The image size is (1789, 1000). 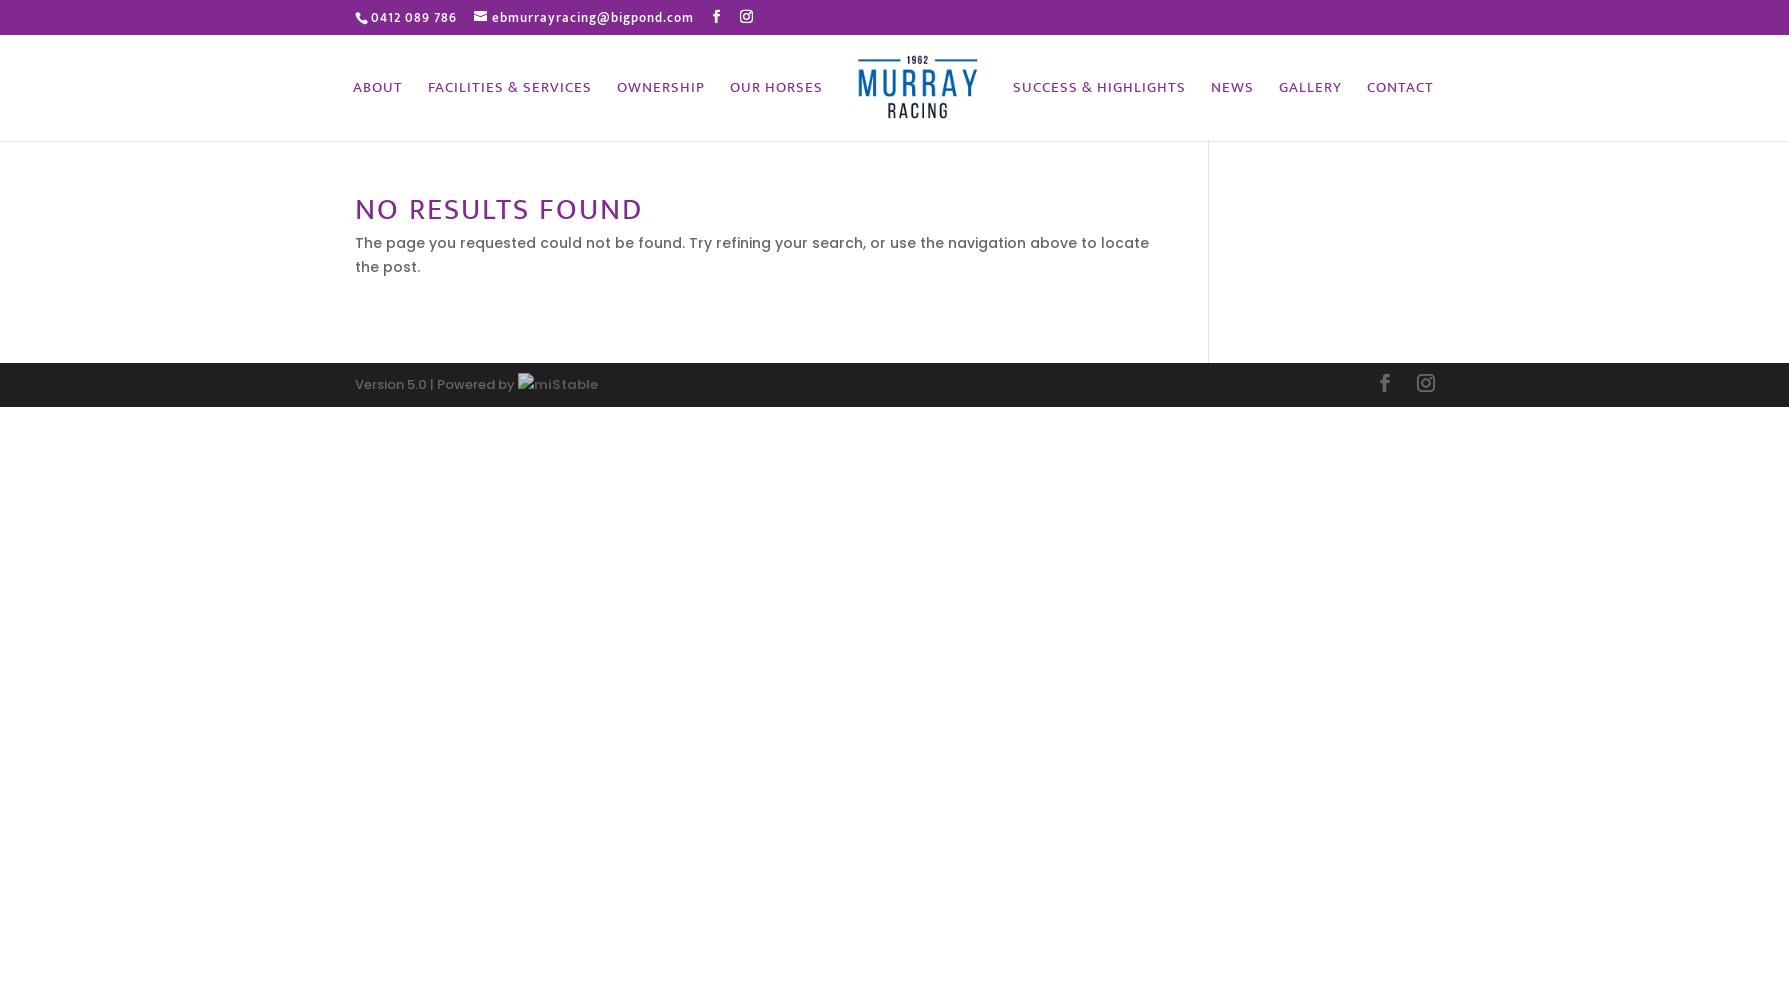 I want to click on 'Version 5.0 |', so click(x=392, y=383).